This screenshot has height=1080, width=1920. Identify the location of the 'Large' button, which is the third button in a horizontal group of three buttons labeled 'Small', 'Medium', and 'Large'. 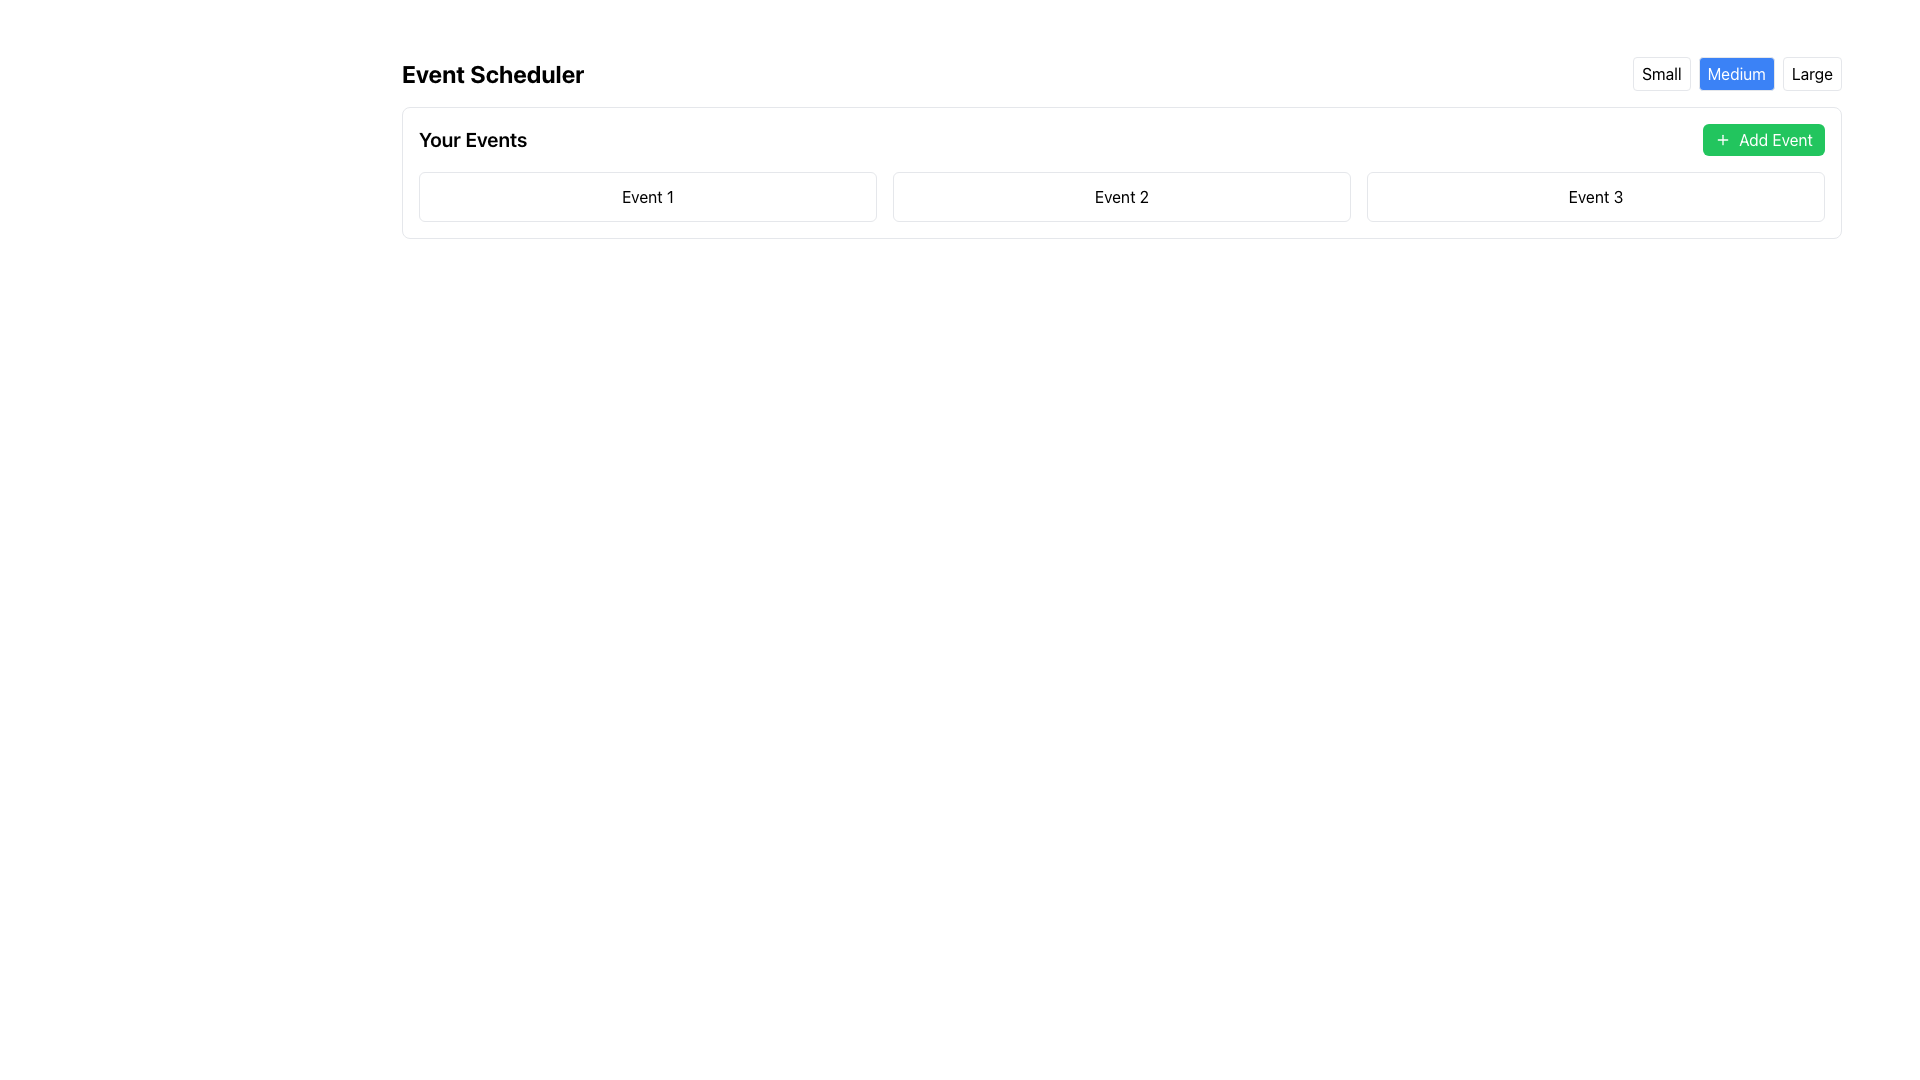
(1812, 72).